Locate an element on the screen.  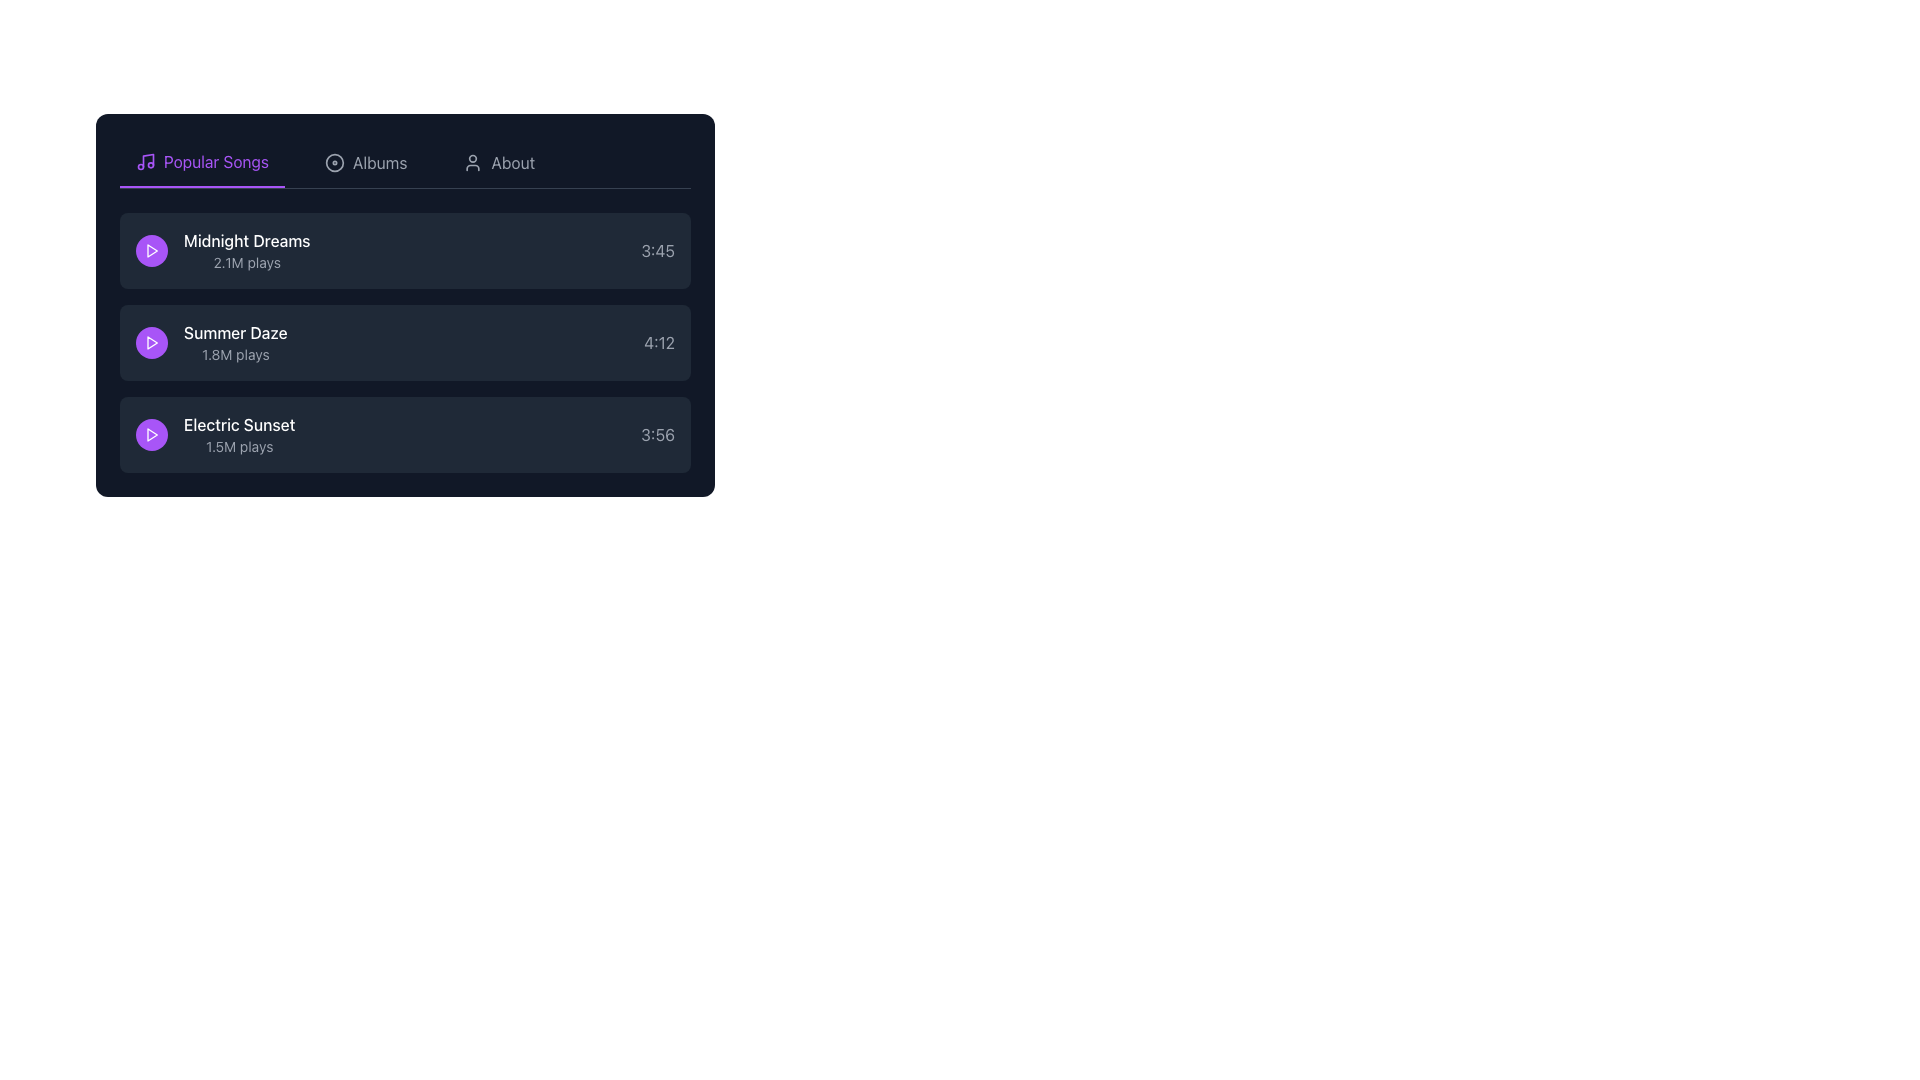
the 'Popular Songs' section of the Tab navigation bar is located at coordinates (404, 162).